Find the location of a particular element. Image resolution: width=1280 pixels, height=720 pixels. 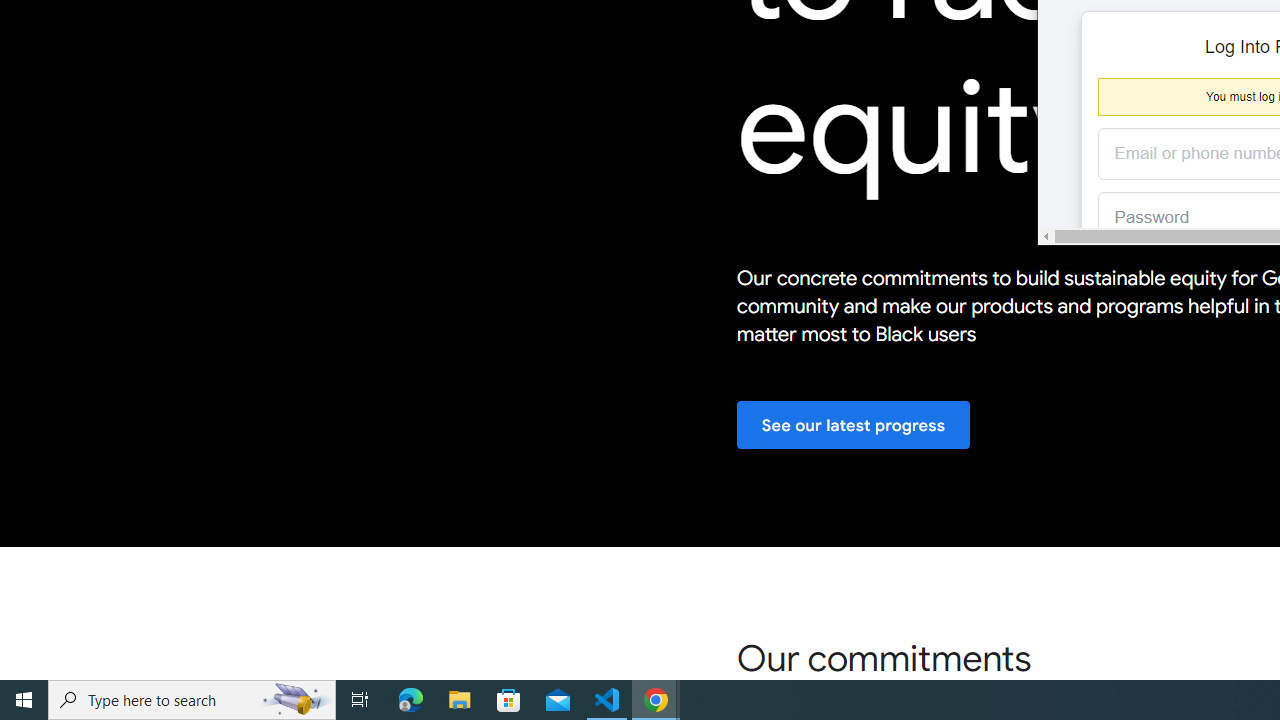

'Microsoft Store' is located at coordinates (509, 698).